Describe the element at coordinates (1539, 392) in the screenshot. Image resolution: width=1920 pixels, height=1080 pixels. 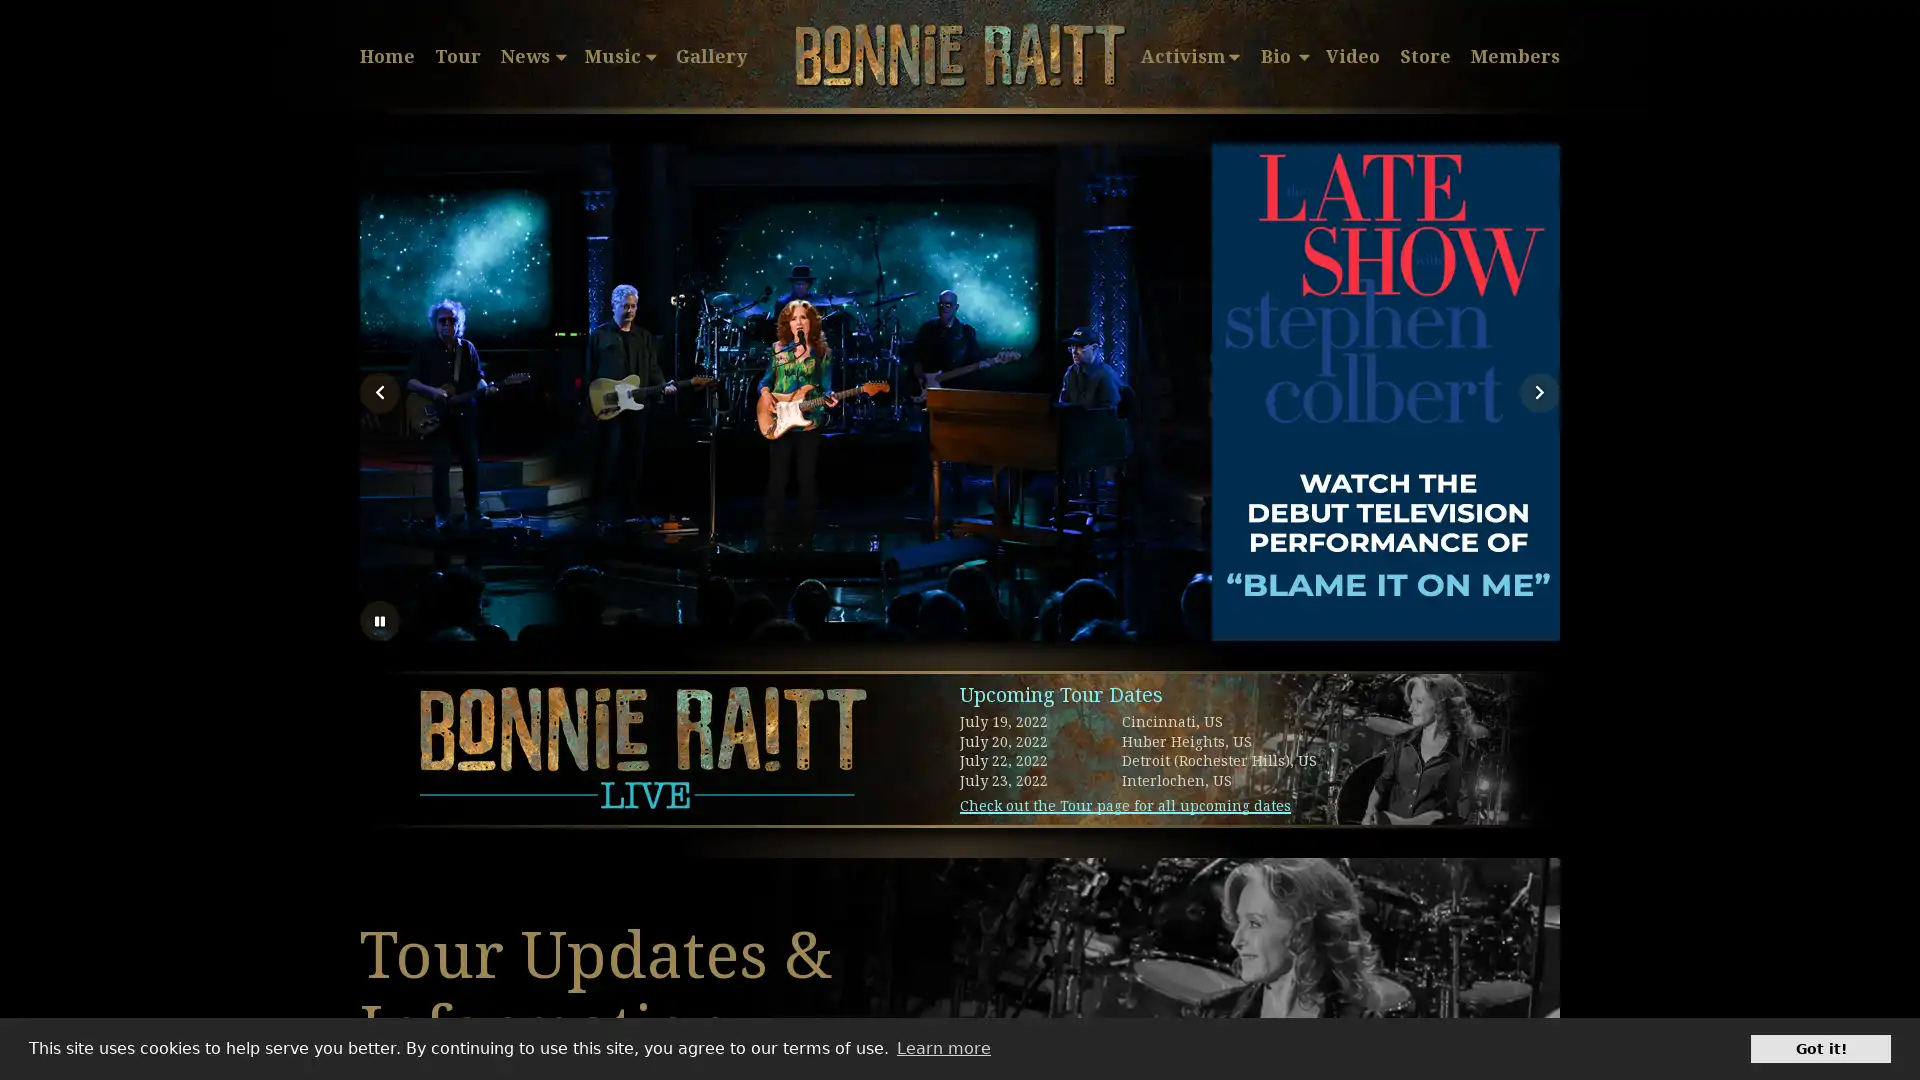
I see `Next Slide` at that location.